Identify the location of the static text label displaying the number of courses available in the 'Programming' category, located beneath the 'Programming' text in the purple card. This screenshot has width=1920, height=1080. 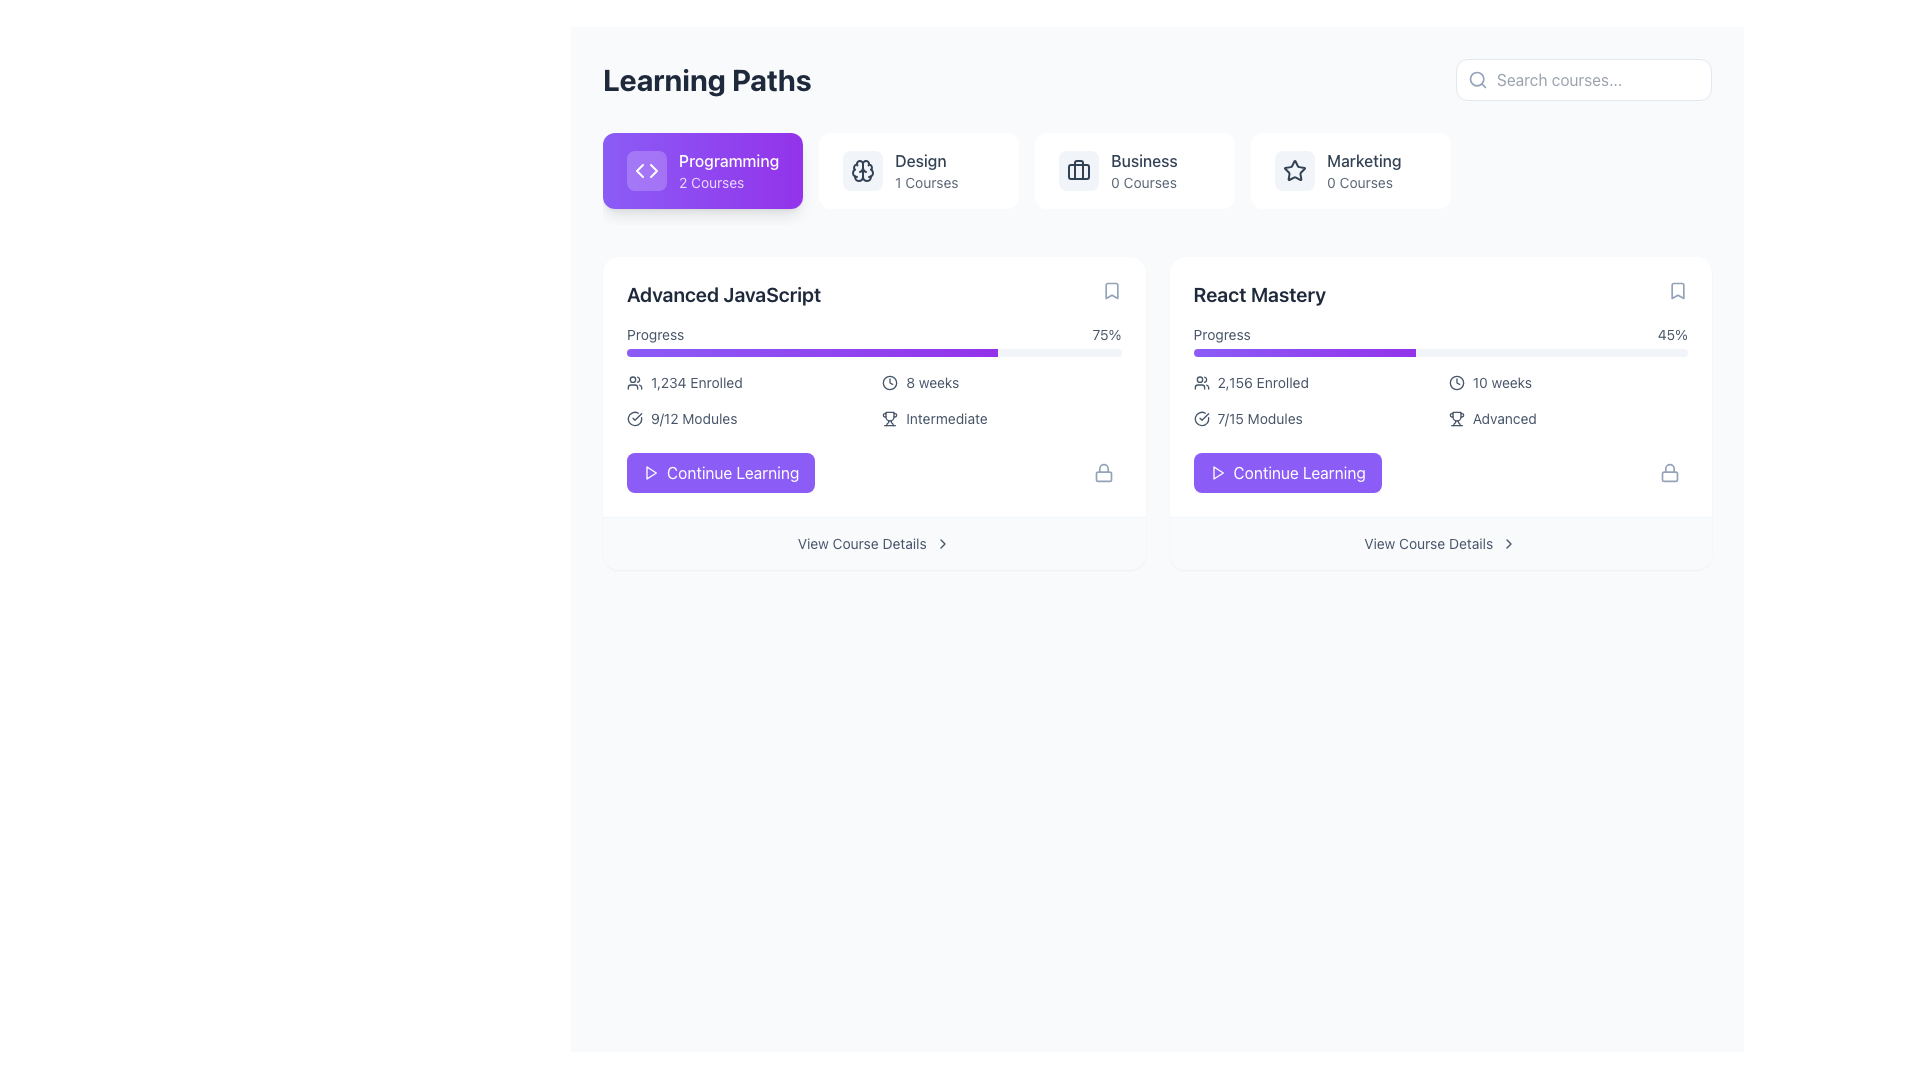
(728, 182).